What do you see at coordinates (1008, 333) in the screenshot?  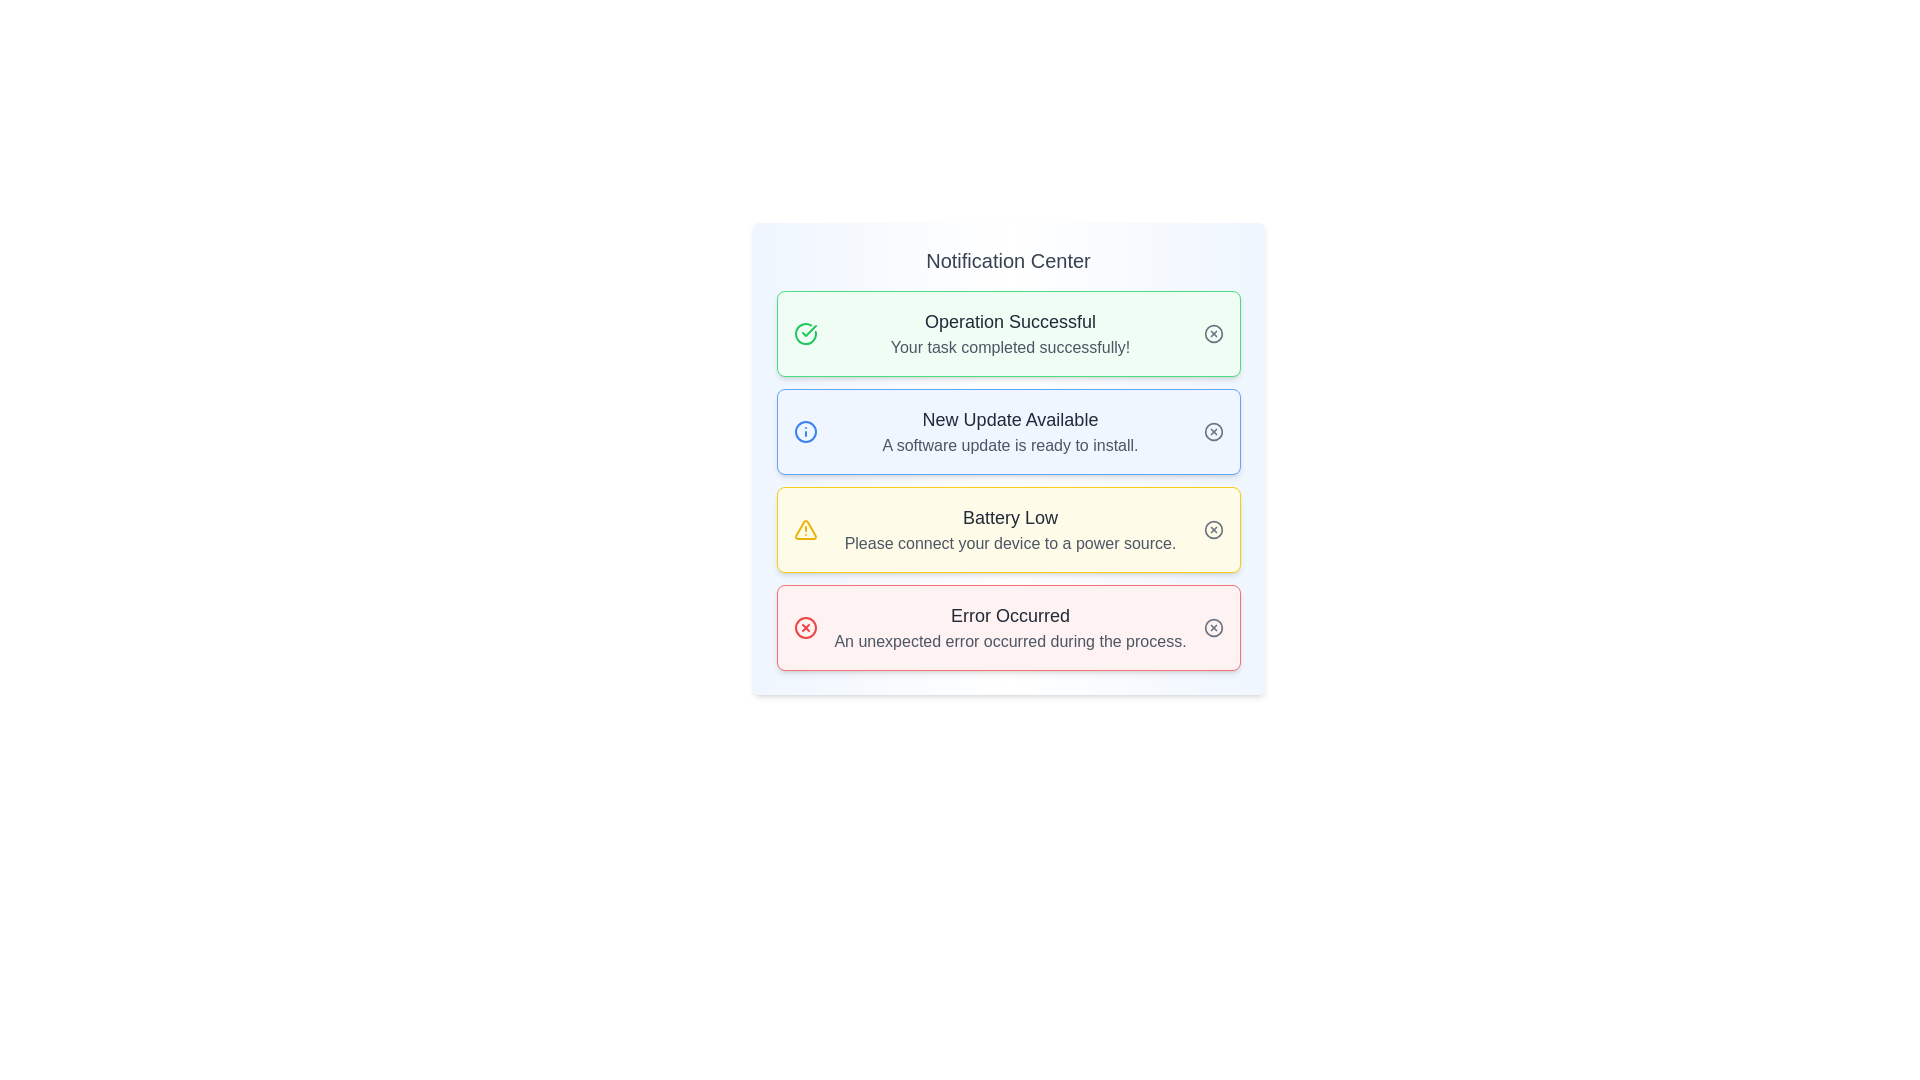 I see `the first notification card in the Notification Center that conveys a message about a successful operation` at bounding box center [1008, 333].